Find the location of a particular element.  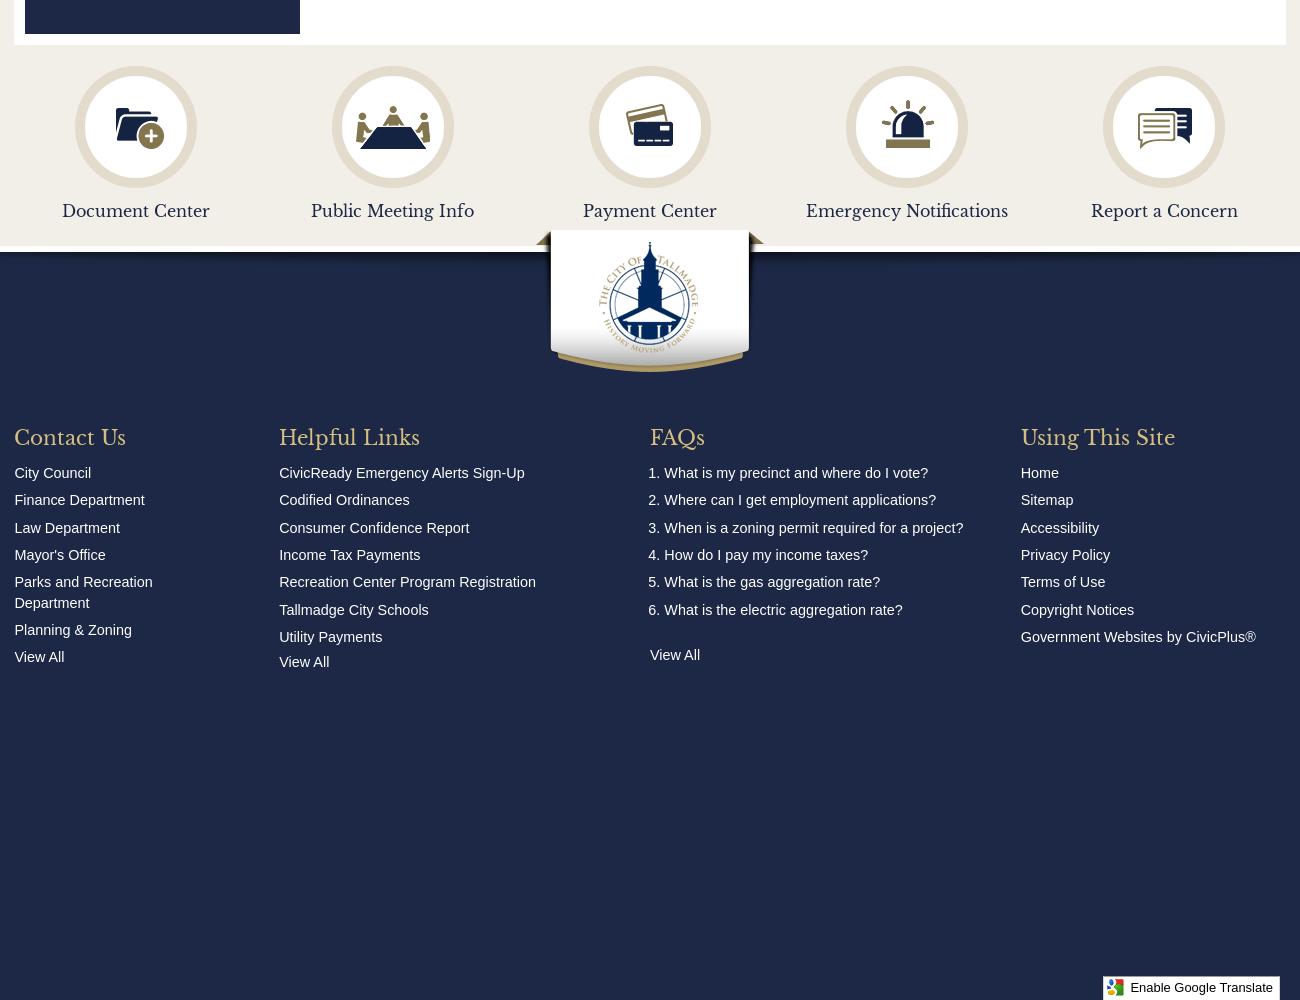

'Planning & Zoning' is located at coordinates (73, 629).